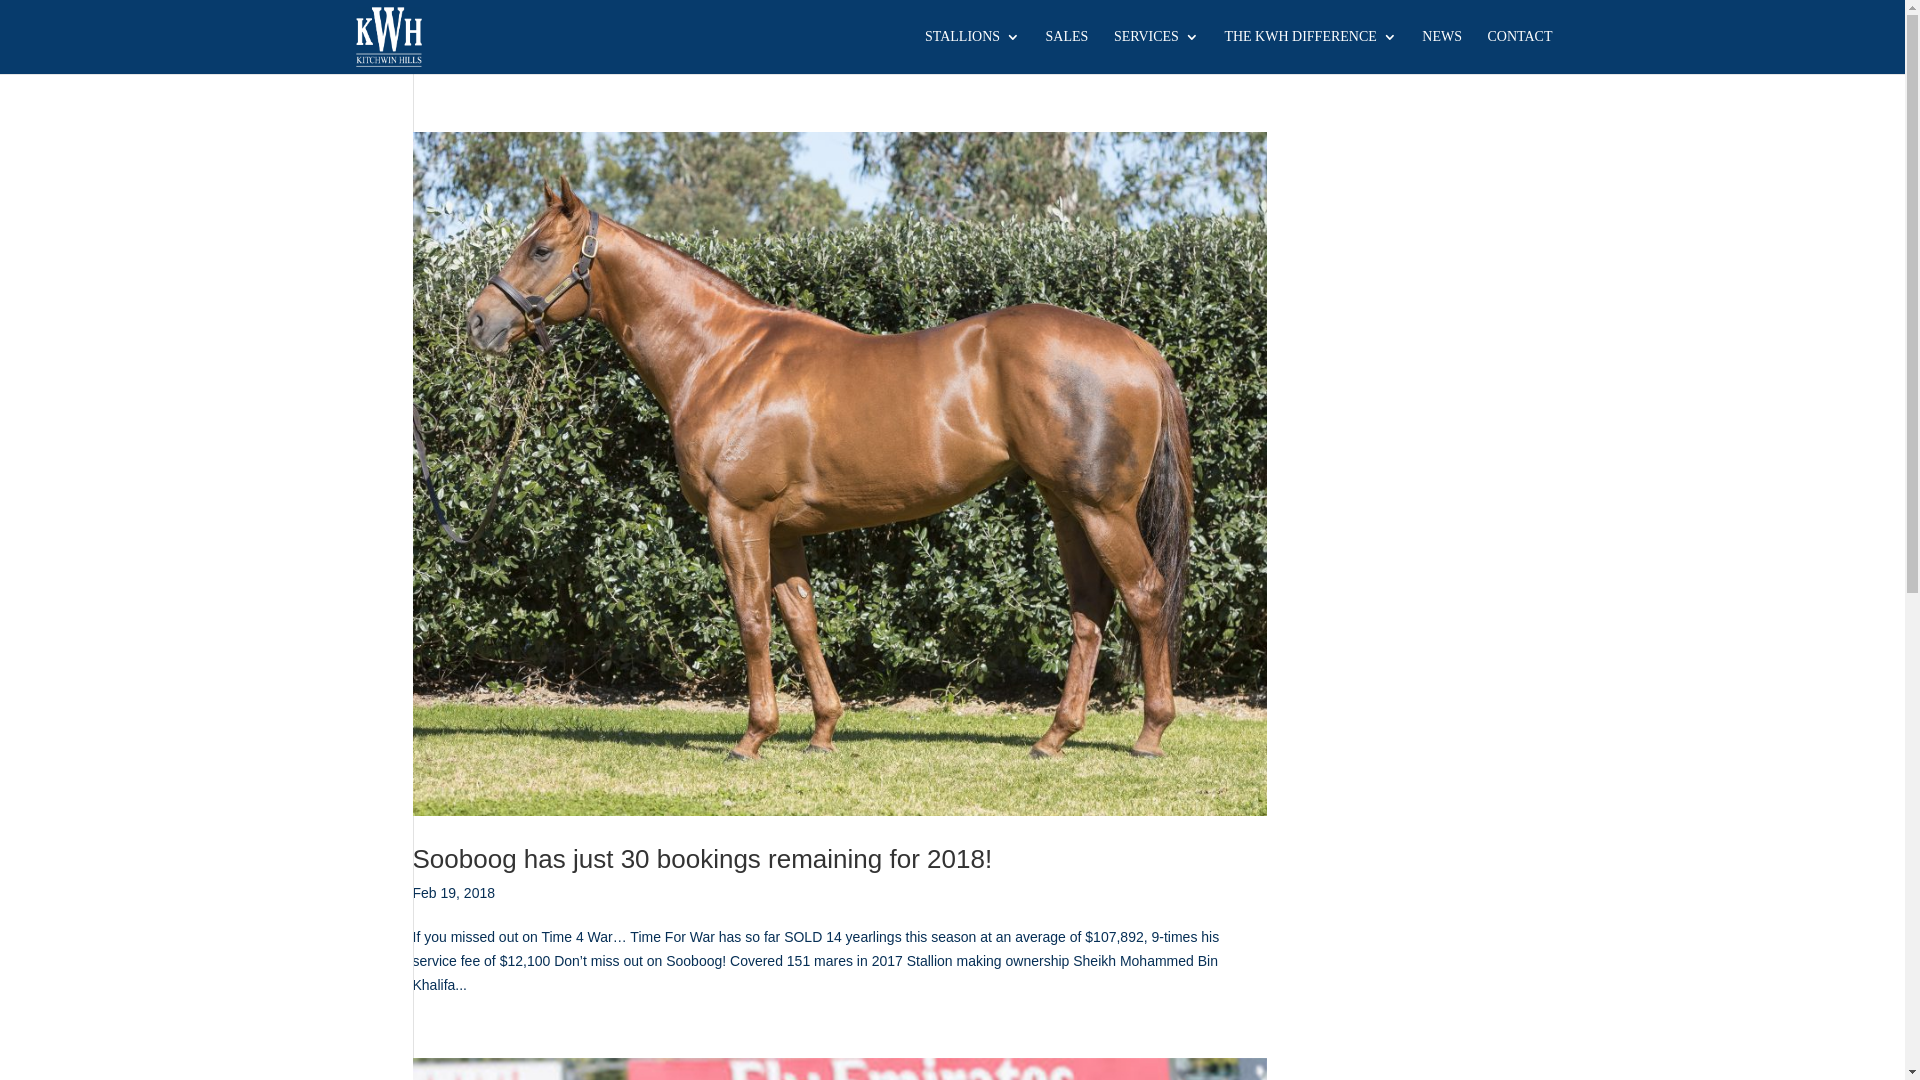  I want to click on 'NEWS', so click(1441, 50).